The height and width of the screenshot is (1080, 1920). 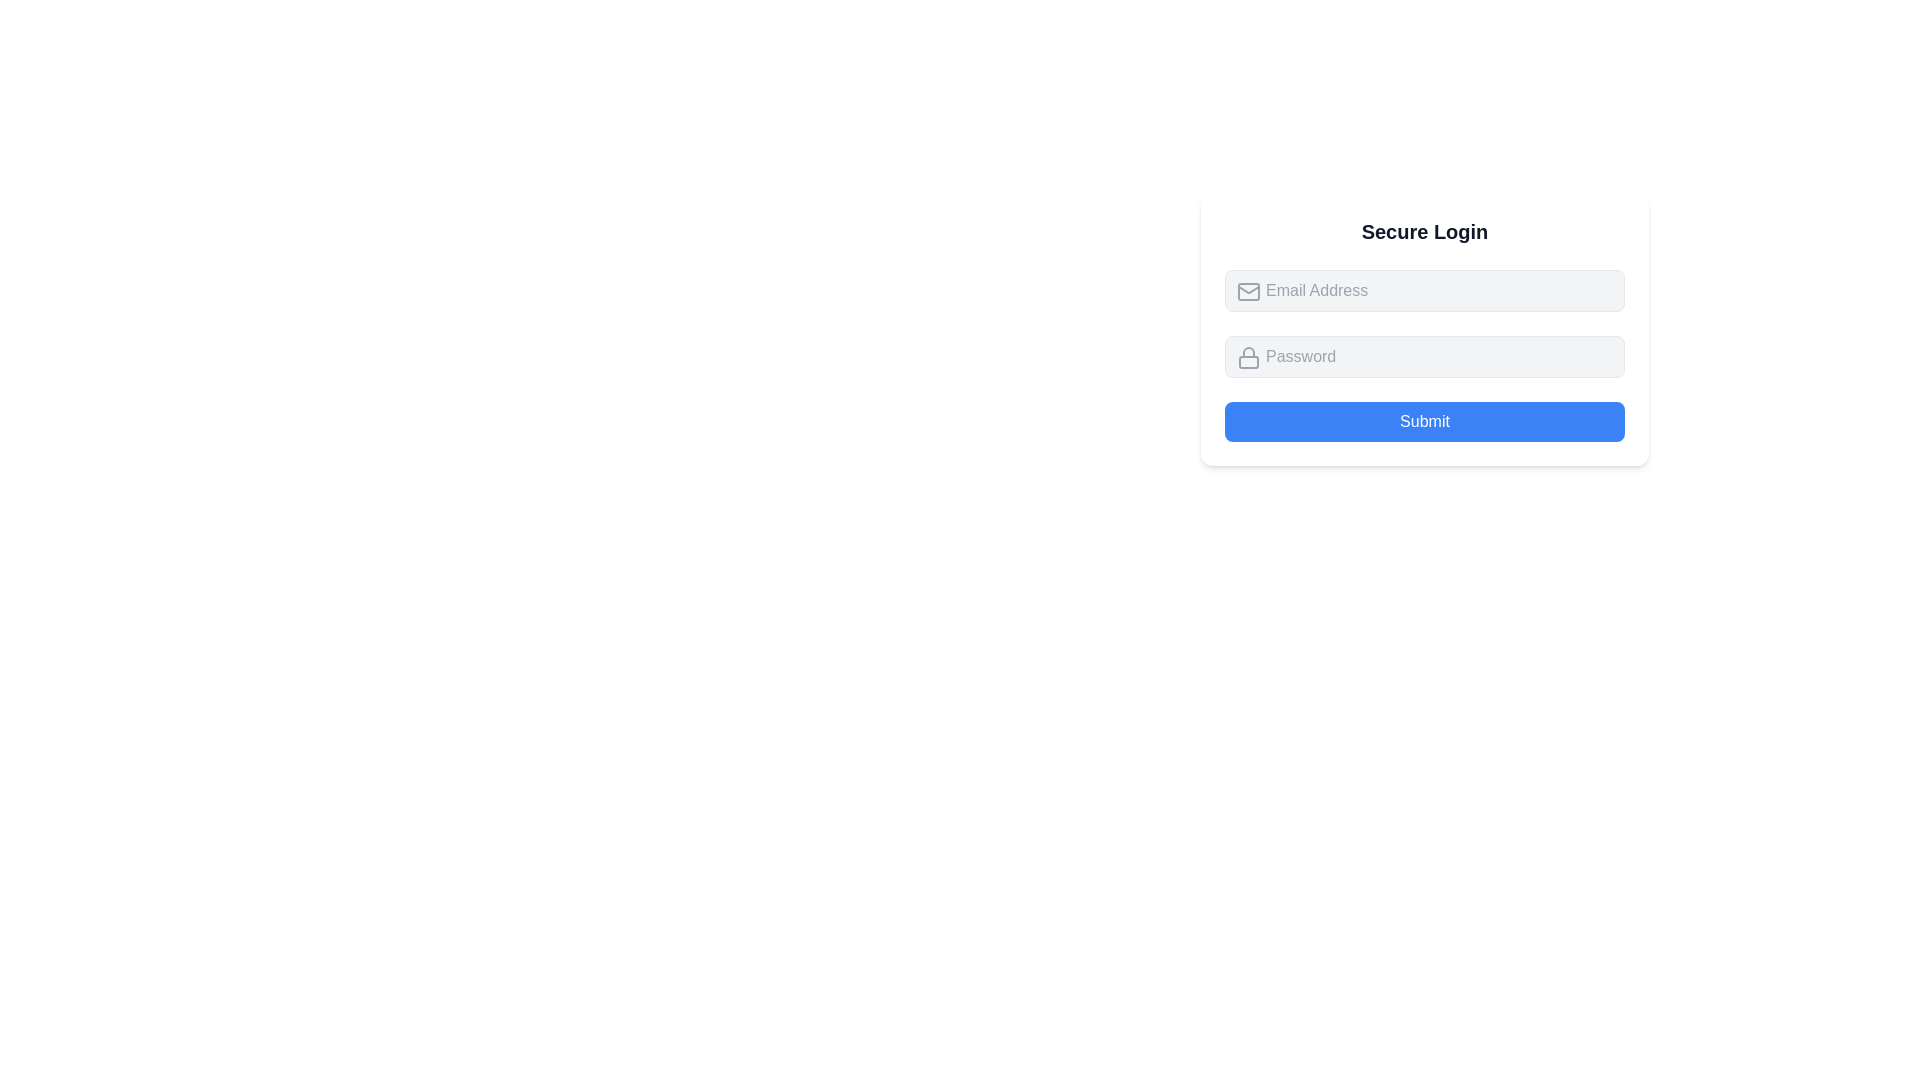 What do you see at coordinates (1247, 362) in the screenshot?
I see `Decorative SVG rectangle element, which is a small rectangle with rounded corners located inside the lock icon in the secure login interface, by using developer tools` at bounding box center [1247, 362].